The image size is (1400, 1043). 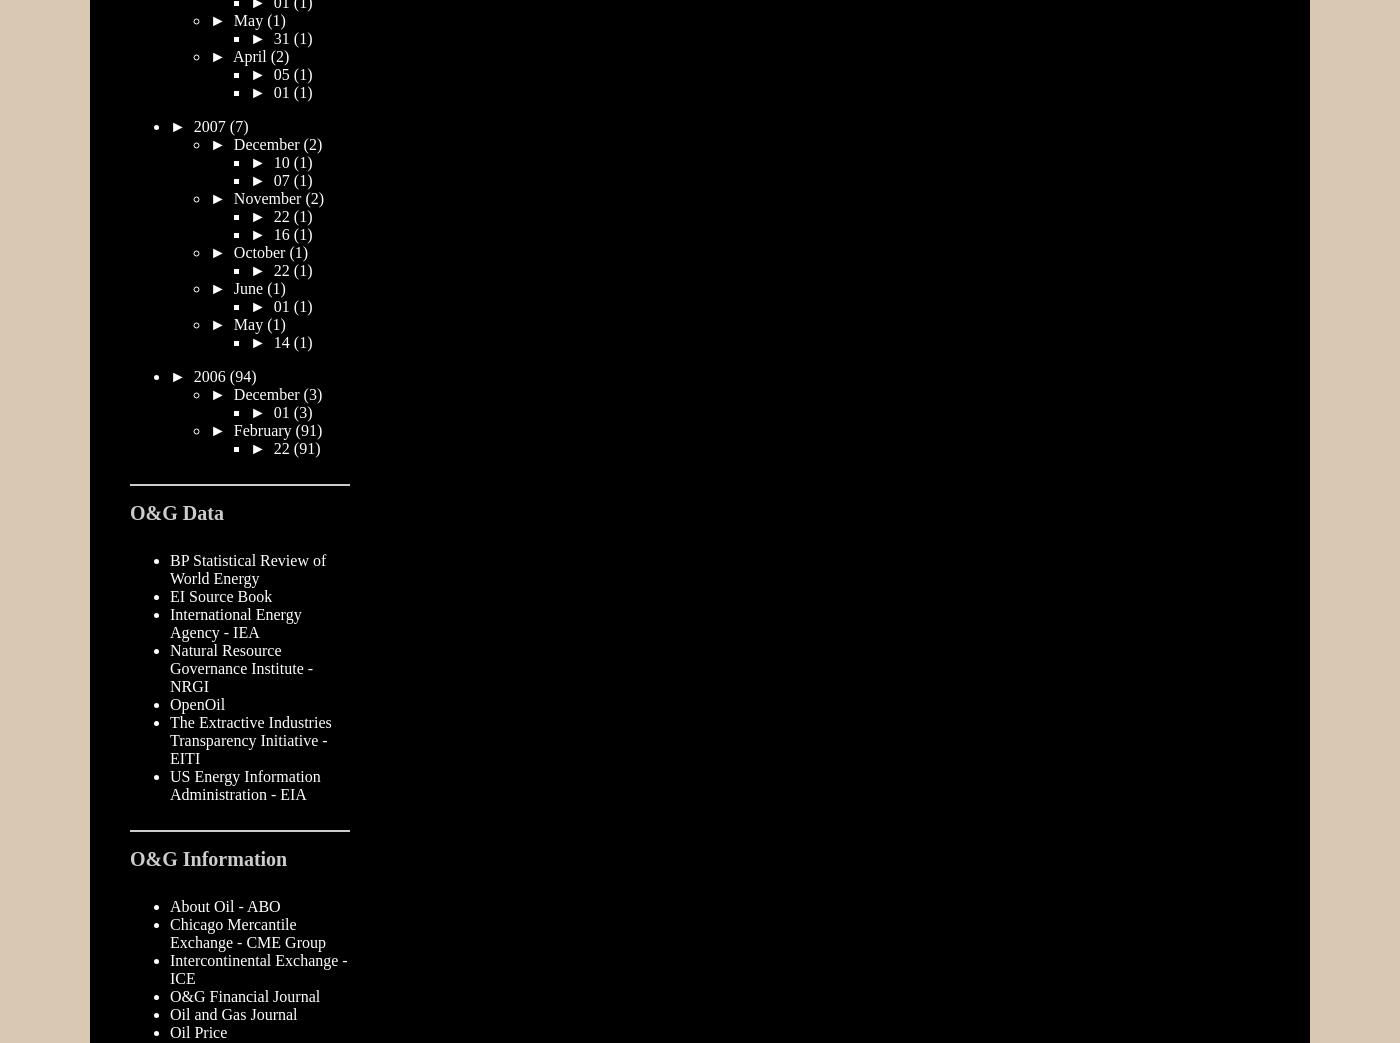 What do you see at coordinates (221, 595) in the screenshot?
I see `'EI Source Book'` at bounding box center [221, 595].